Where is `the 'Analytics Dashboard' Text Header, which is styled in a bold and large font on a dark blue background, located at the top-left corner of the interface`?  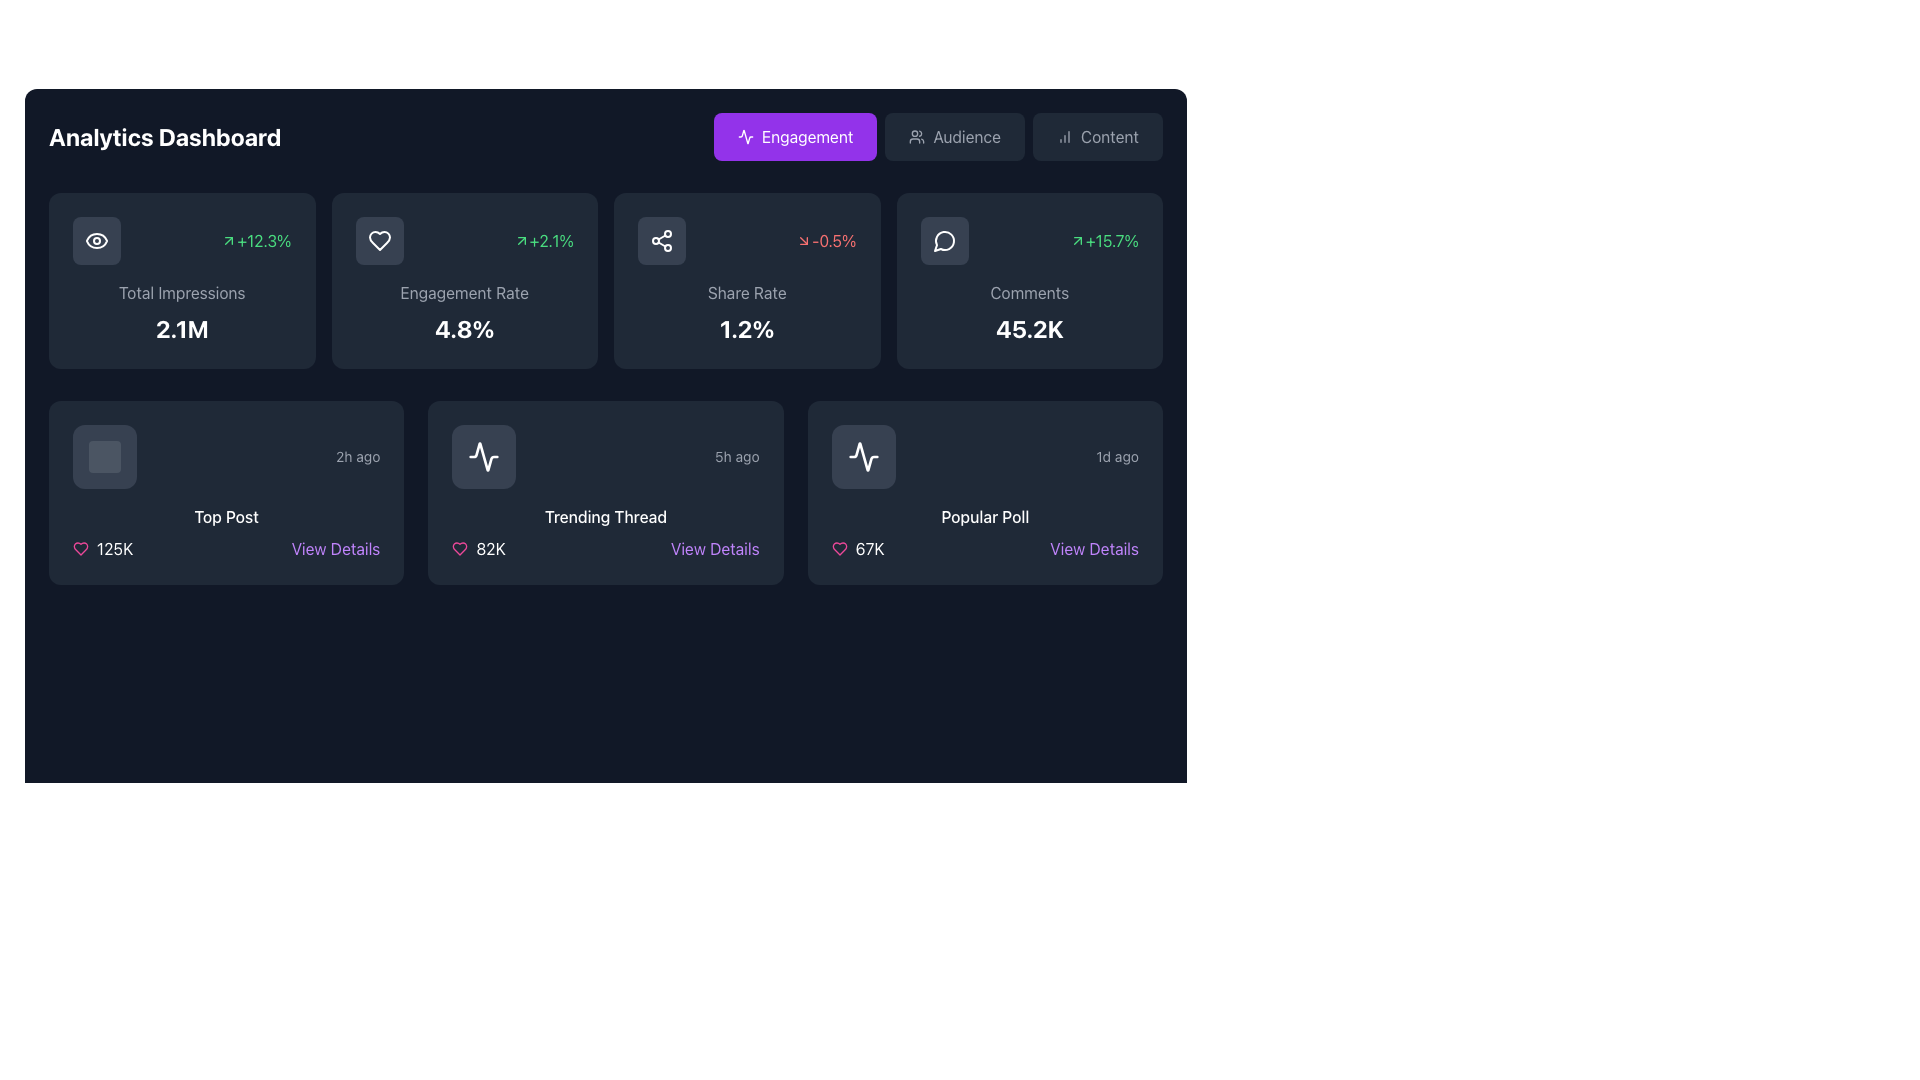
the 'Analytics Dashboard' Text Header, which is styled in a bold and large font on a dark blue background, located at the top-left corner of the interface is located at coordinates (165, 136).